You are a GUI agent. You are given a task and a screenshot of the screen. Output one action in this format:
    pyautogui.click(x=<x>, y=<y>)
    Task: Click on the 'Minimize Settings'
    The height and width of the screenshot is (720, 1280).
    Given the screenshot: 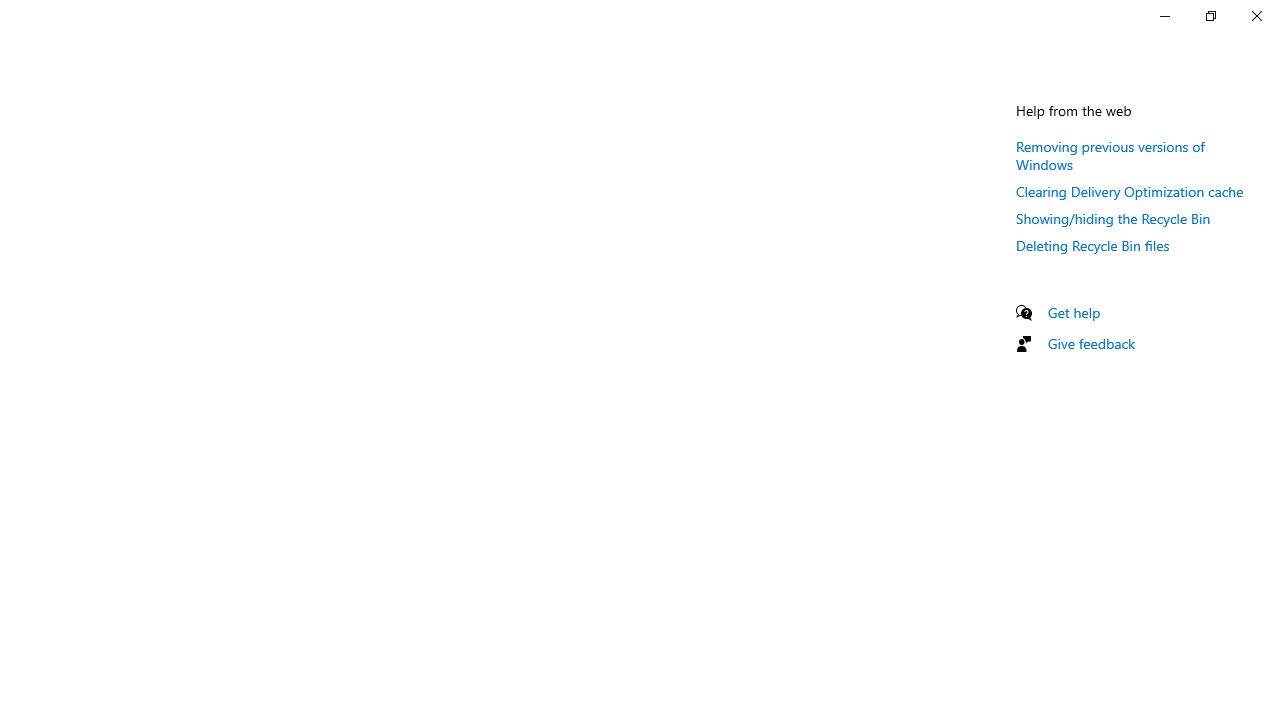 What is the action you would take?
    pyautogui.click(x=1164, y=15)
    